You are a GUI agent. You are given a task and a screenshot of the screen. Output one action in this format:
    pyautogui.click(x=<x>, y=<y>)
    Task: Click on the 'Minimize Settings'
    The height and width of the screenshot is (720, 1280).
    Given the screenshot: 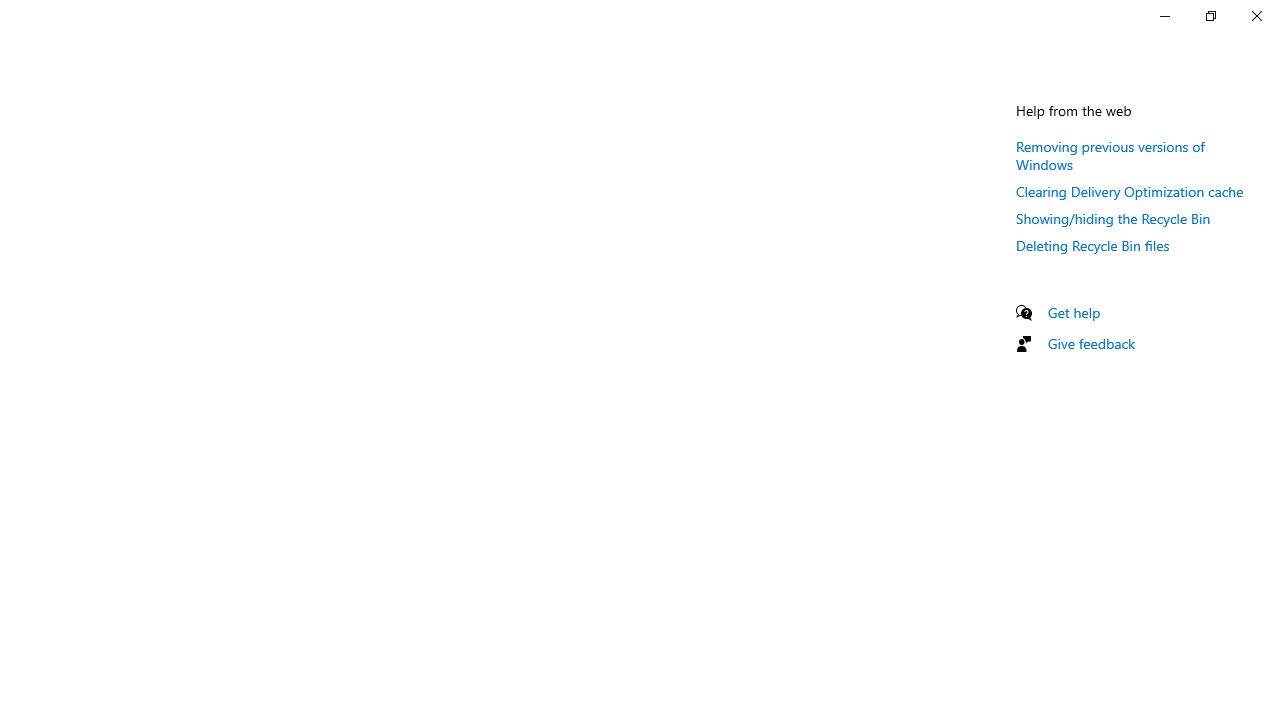 What is the action you would take?
    pyautogui.click(x=1164, y=15)
    